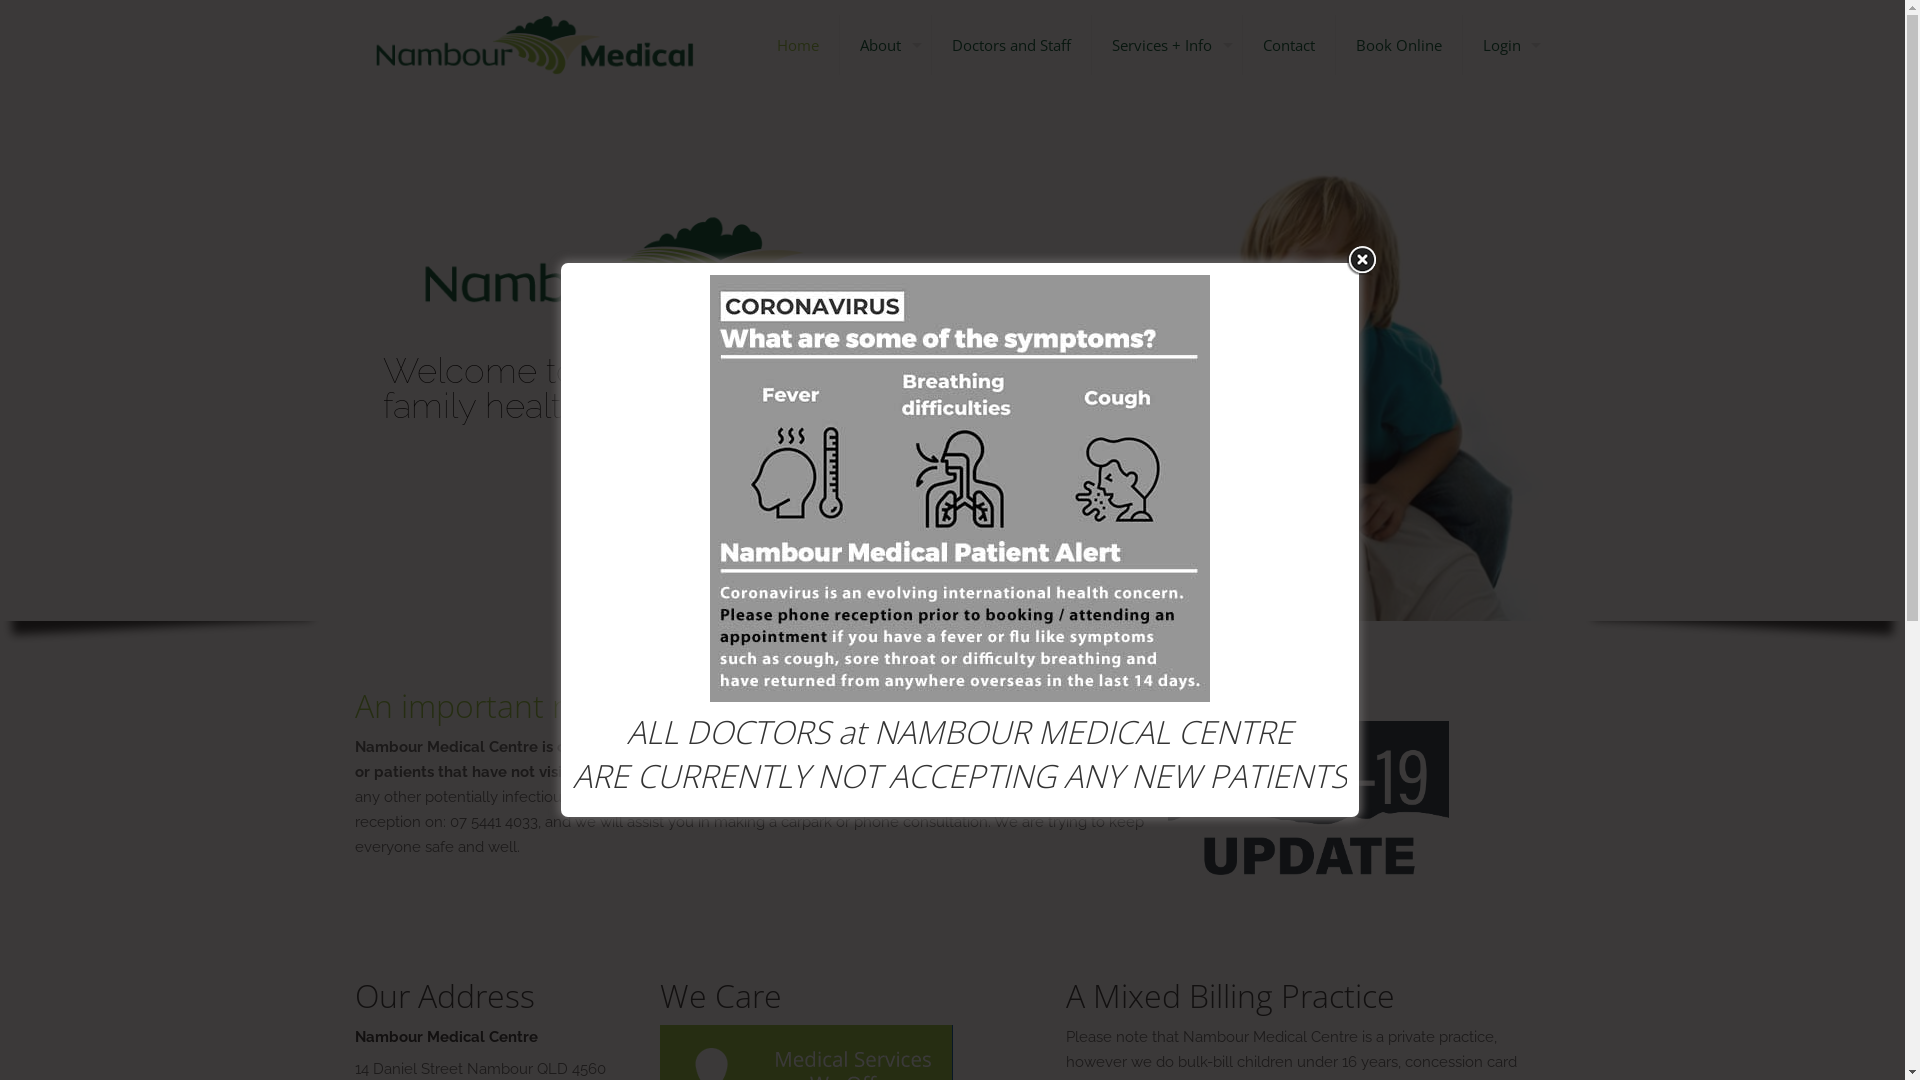 The height and width of the screenshot is (1080, 1920). What do you see at coordinates (1398, 45) in the screenshot?
I see `'Book Online'` at bounding box center [1398, 45].